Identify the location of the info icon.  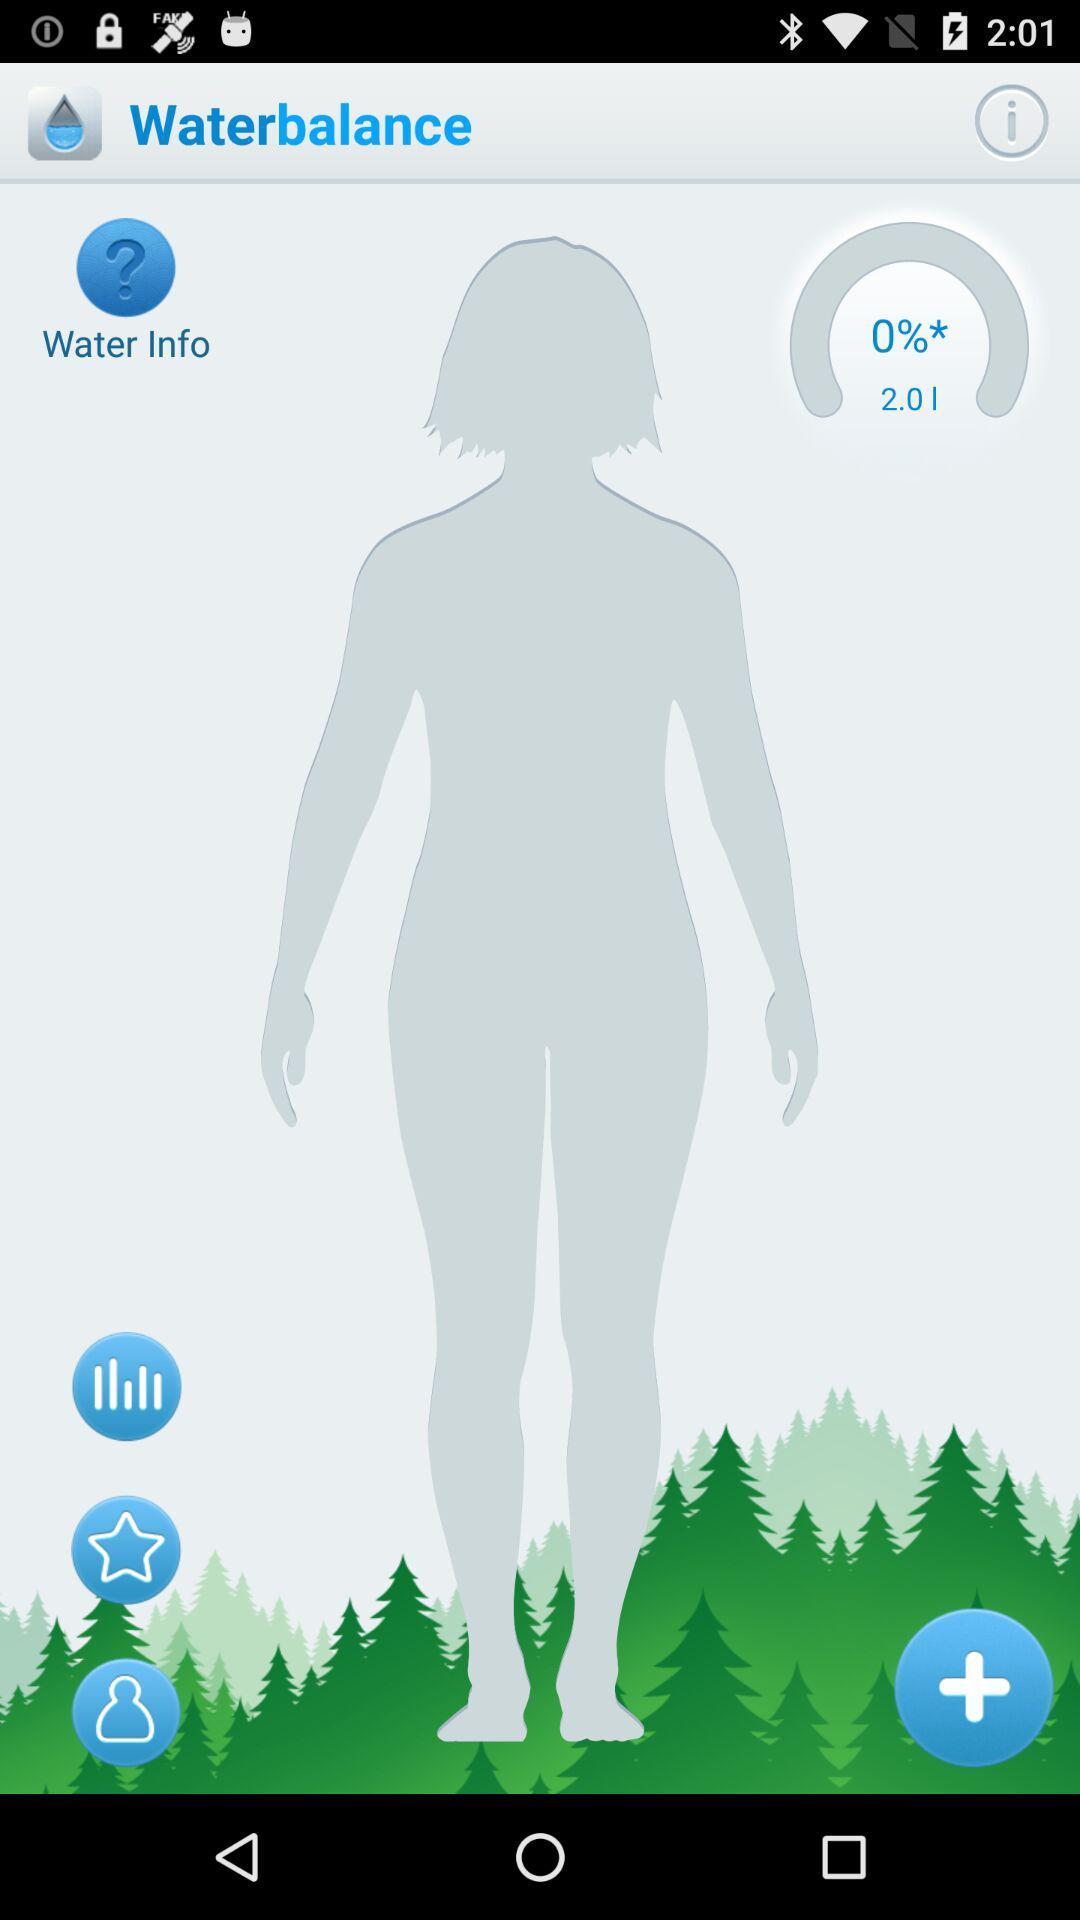
(1011, 130).